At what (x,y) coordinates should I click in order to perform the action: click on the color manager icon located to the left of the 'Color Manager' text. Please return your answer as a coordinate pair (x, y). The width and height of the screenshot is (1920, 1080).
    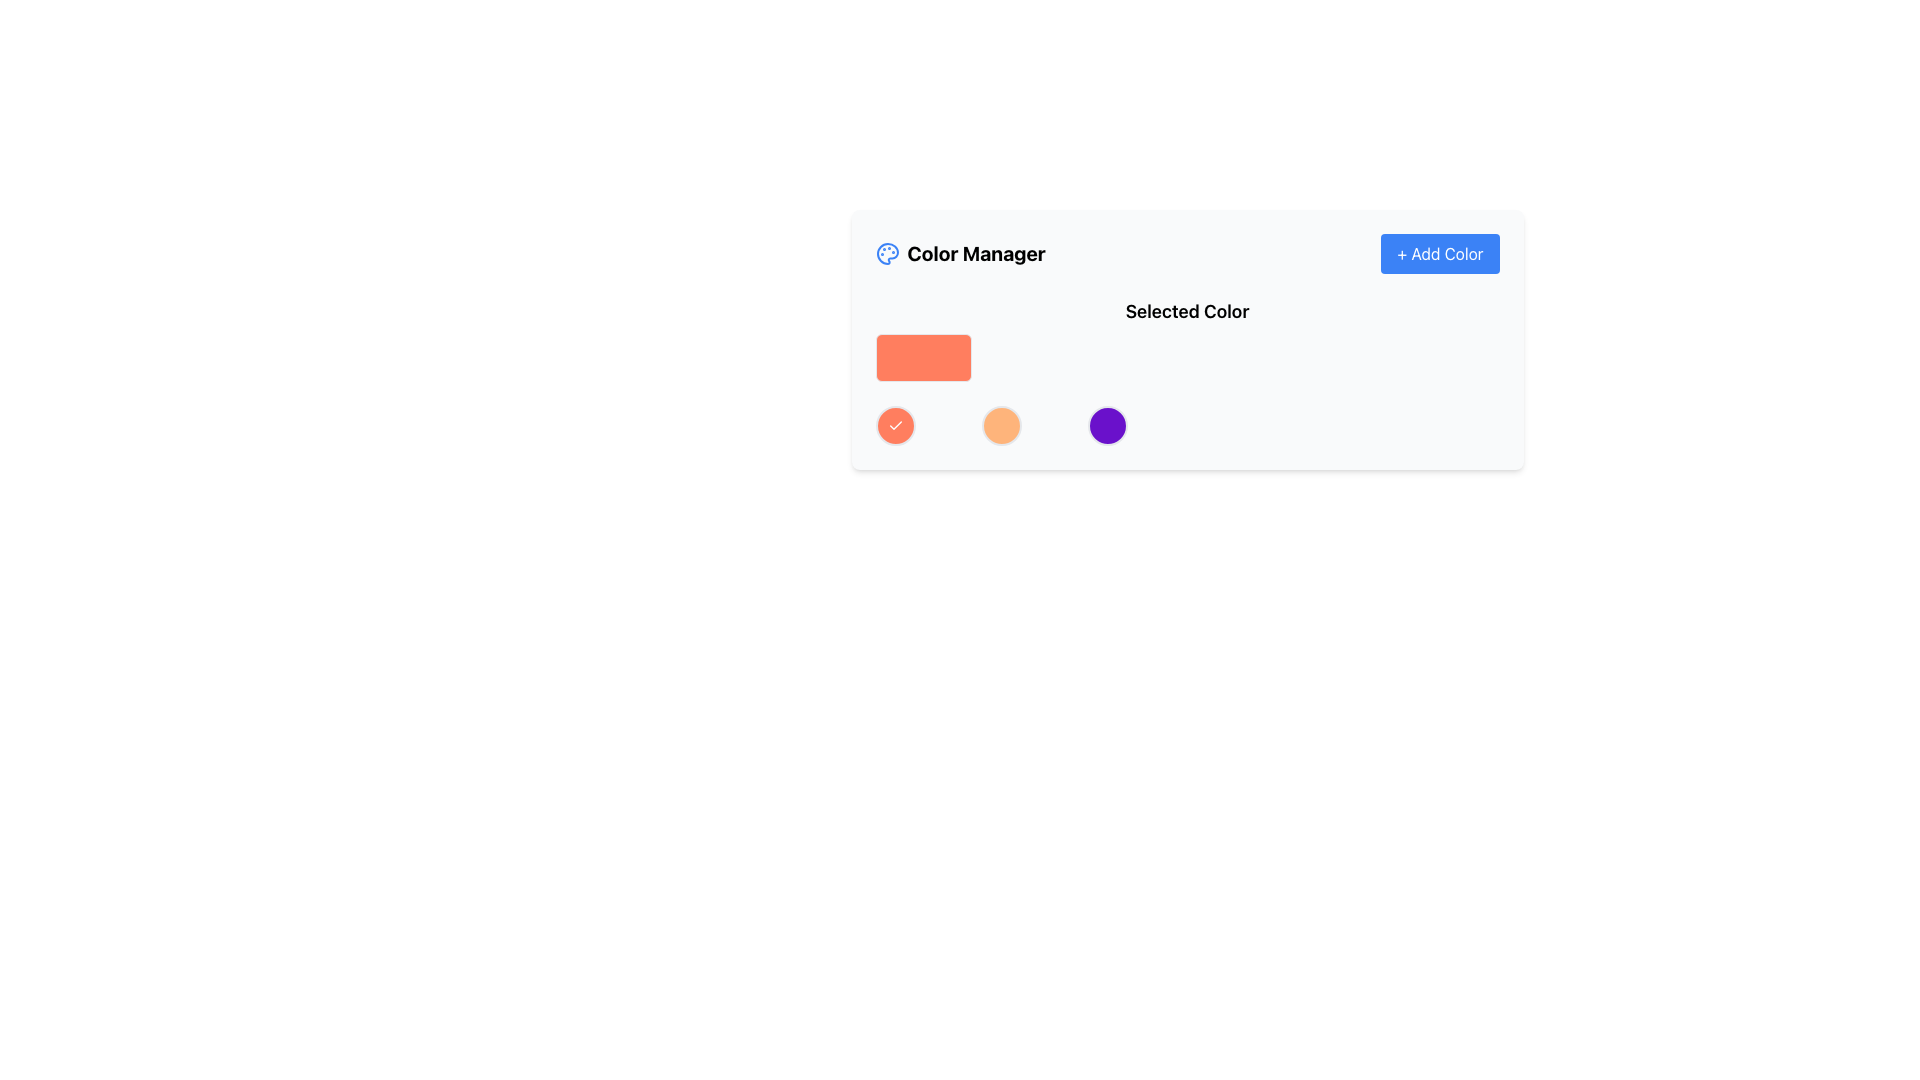
    Looking at the image, I should click on (886, 253).